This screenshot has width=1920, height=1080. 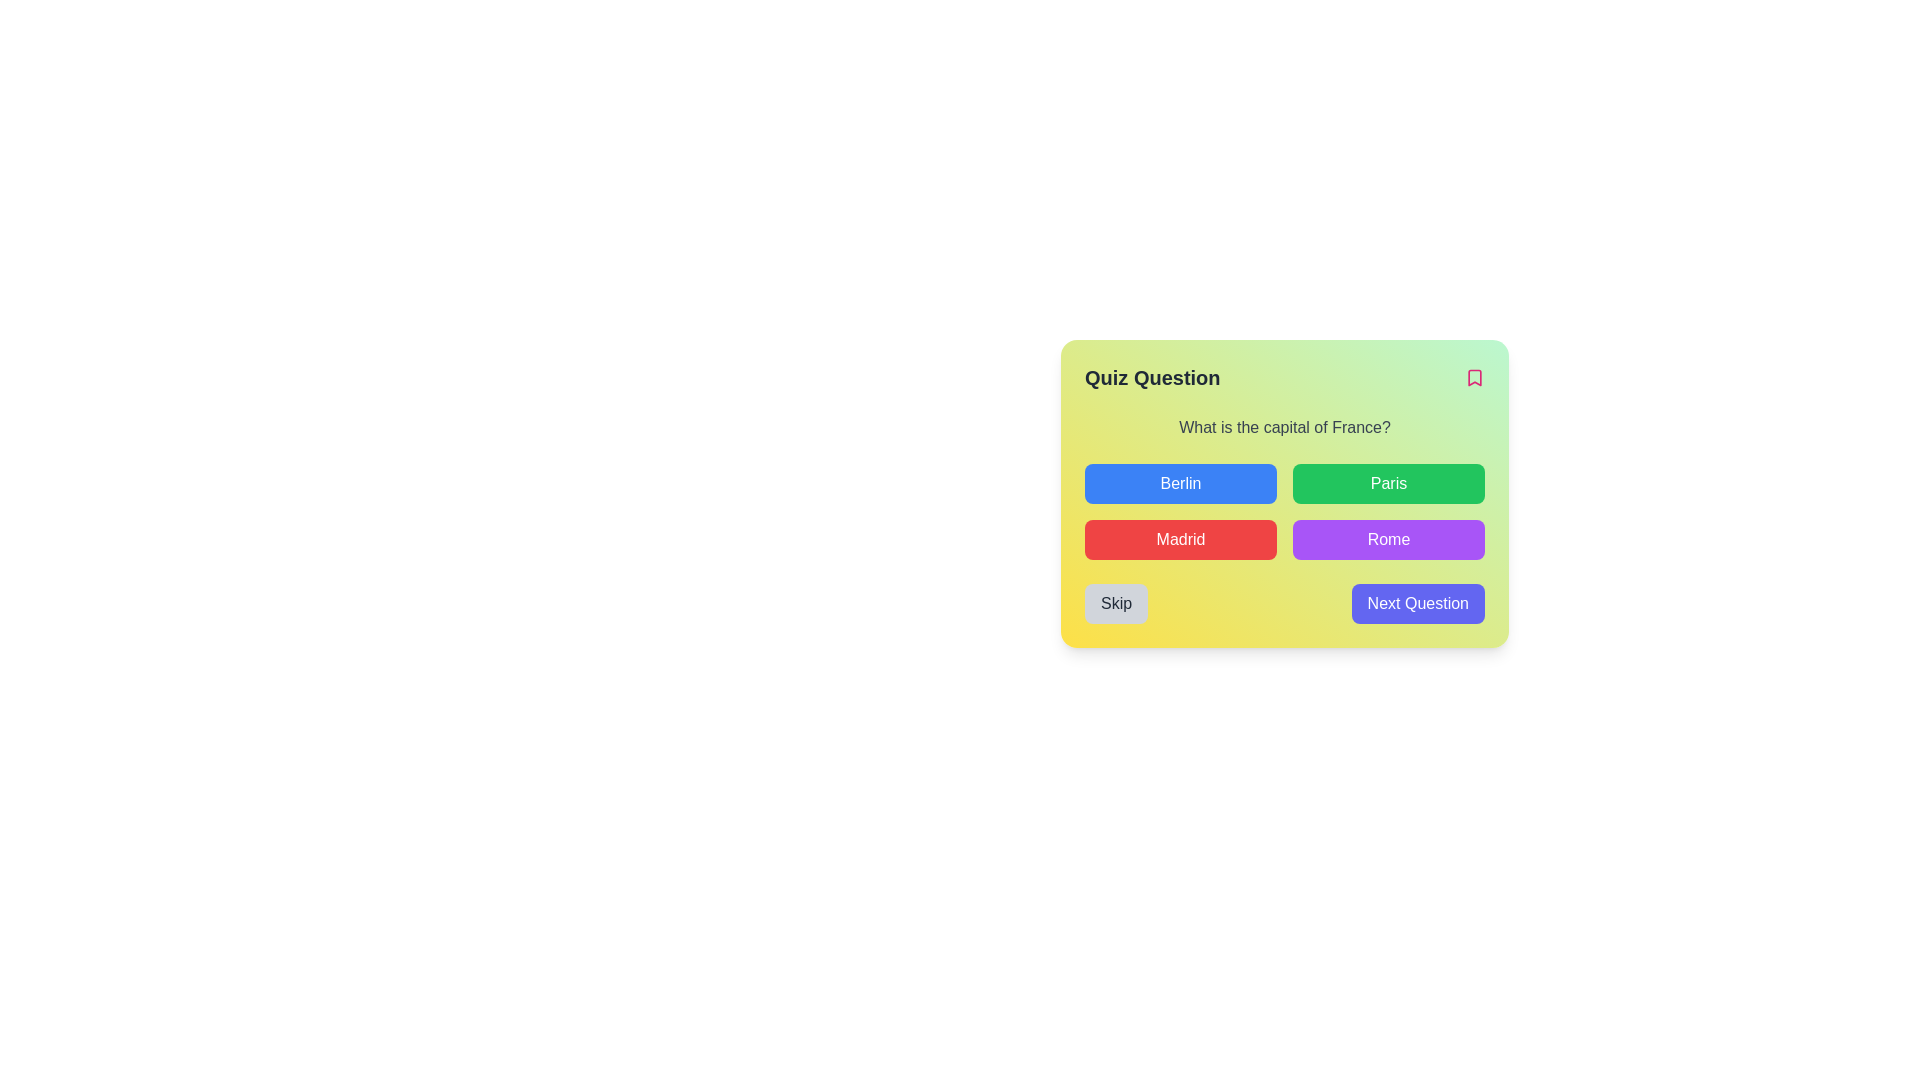 I want to click on the button labeled 'Berlin' in the quiz interface, so click(x=1180, y=483).